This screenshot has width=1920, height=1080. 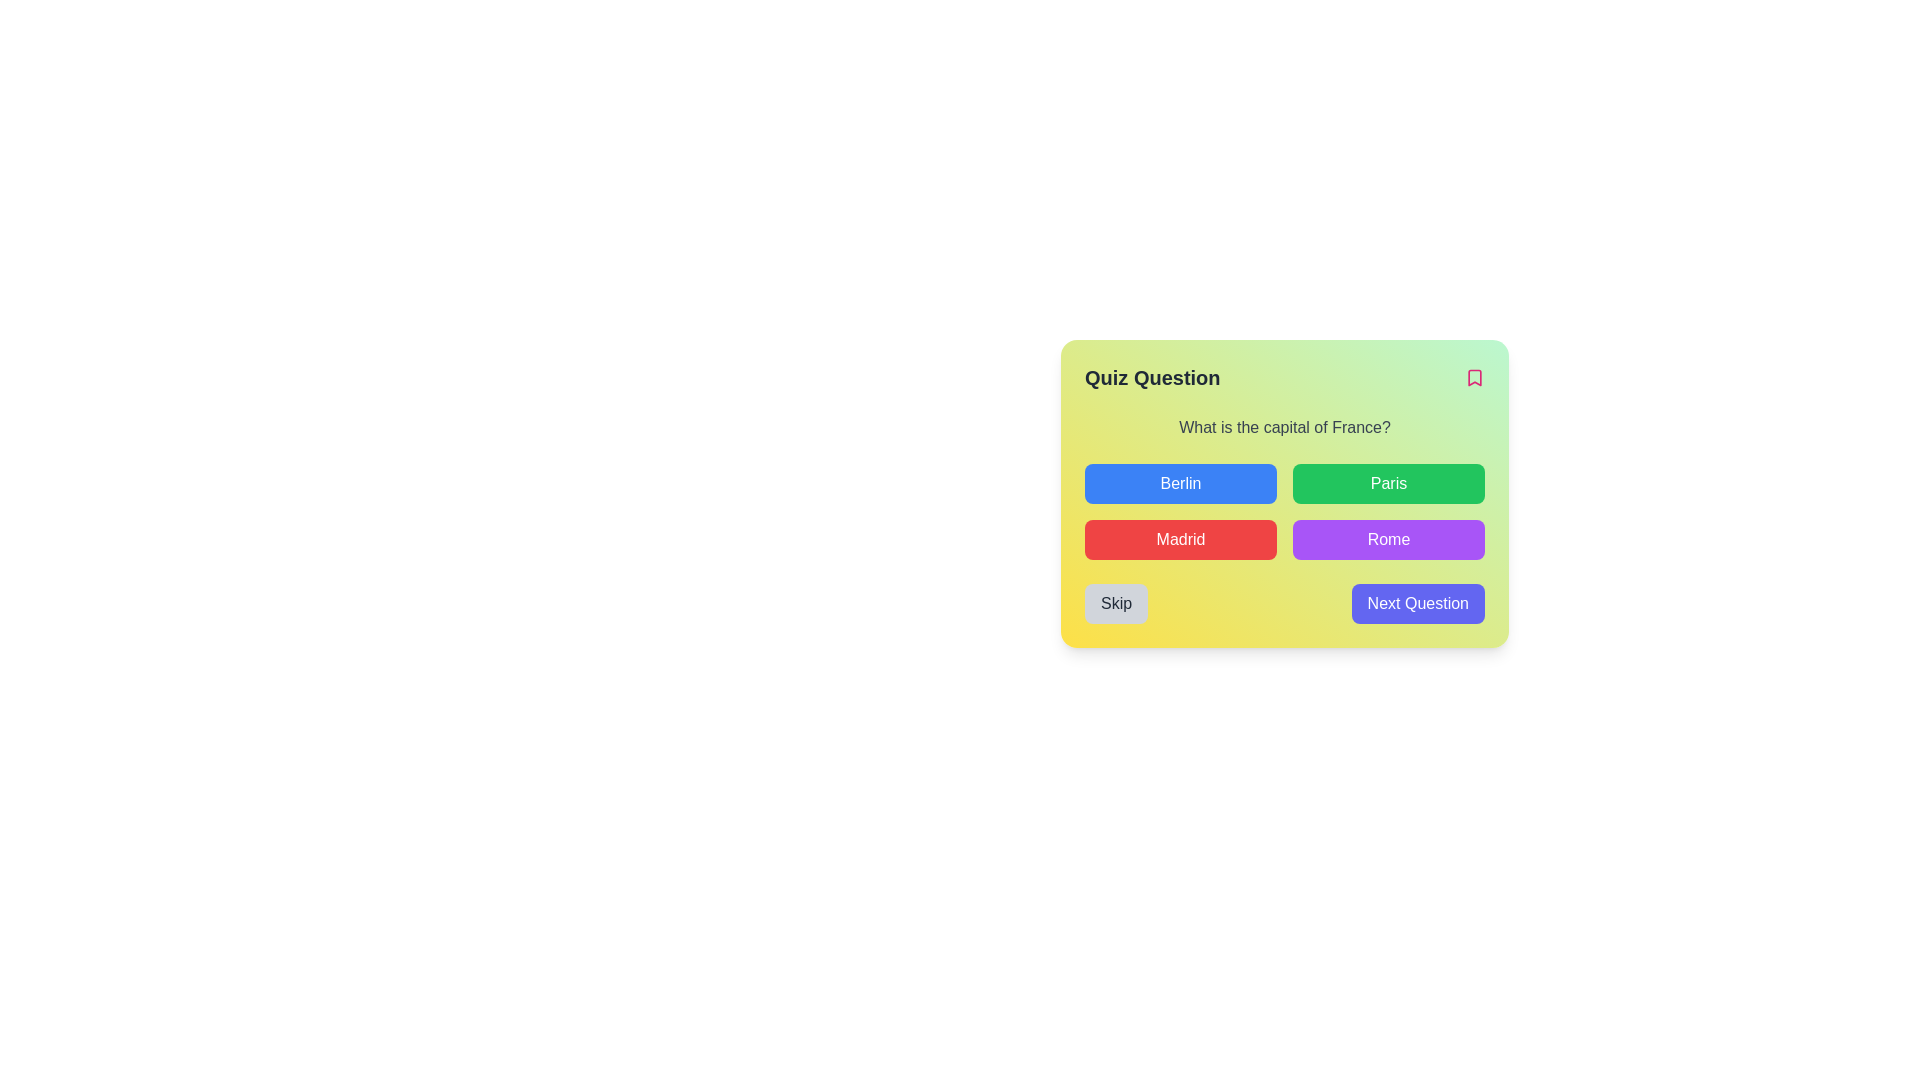 I want to click on the button labeled 'Berlin' in the quiz interface, so click(x=1180, y=483).